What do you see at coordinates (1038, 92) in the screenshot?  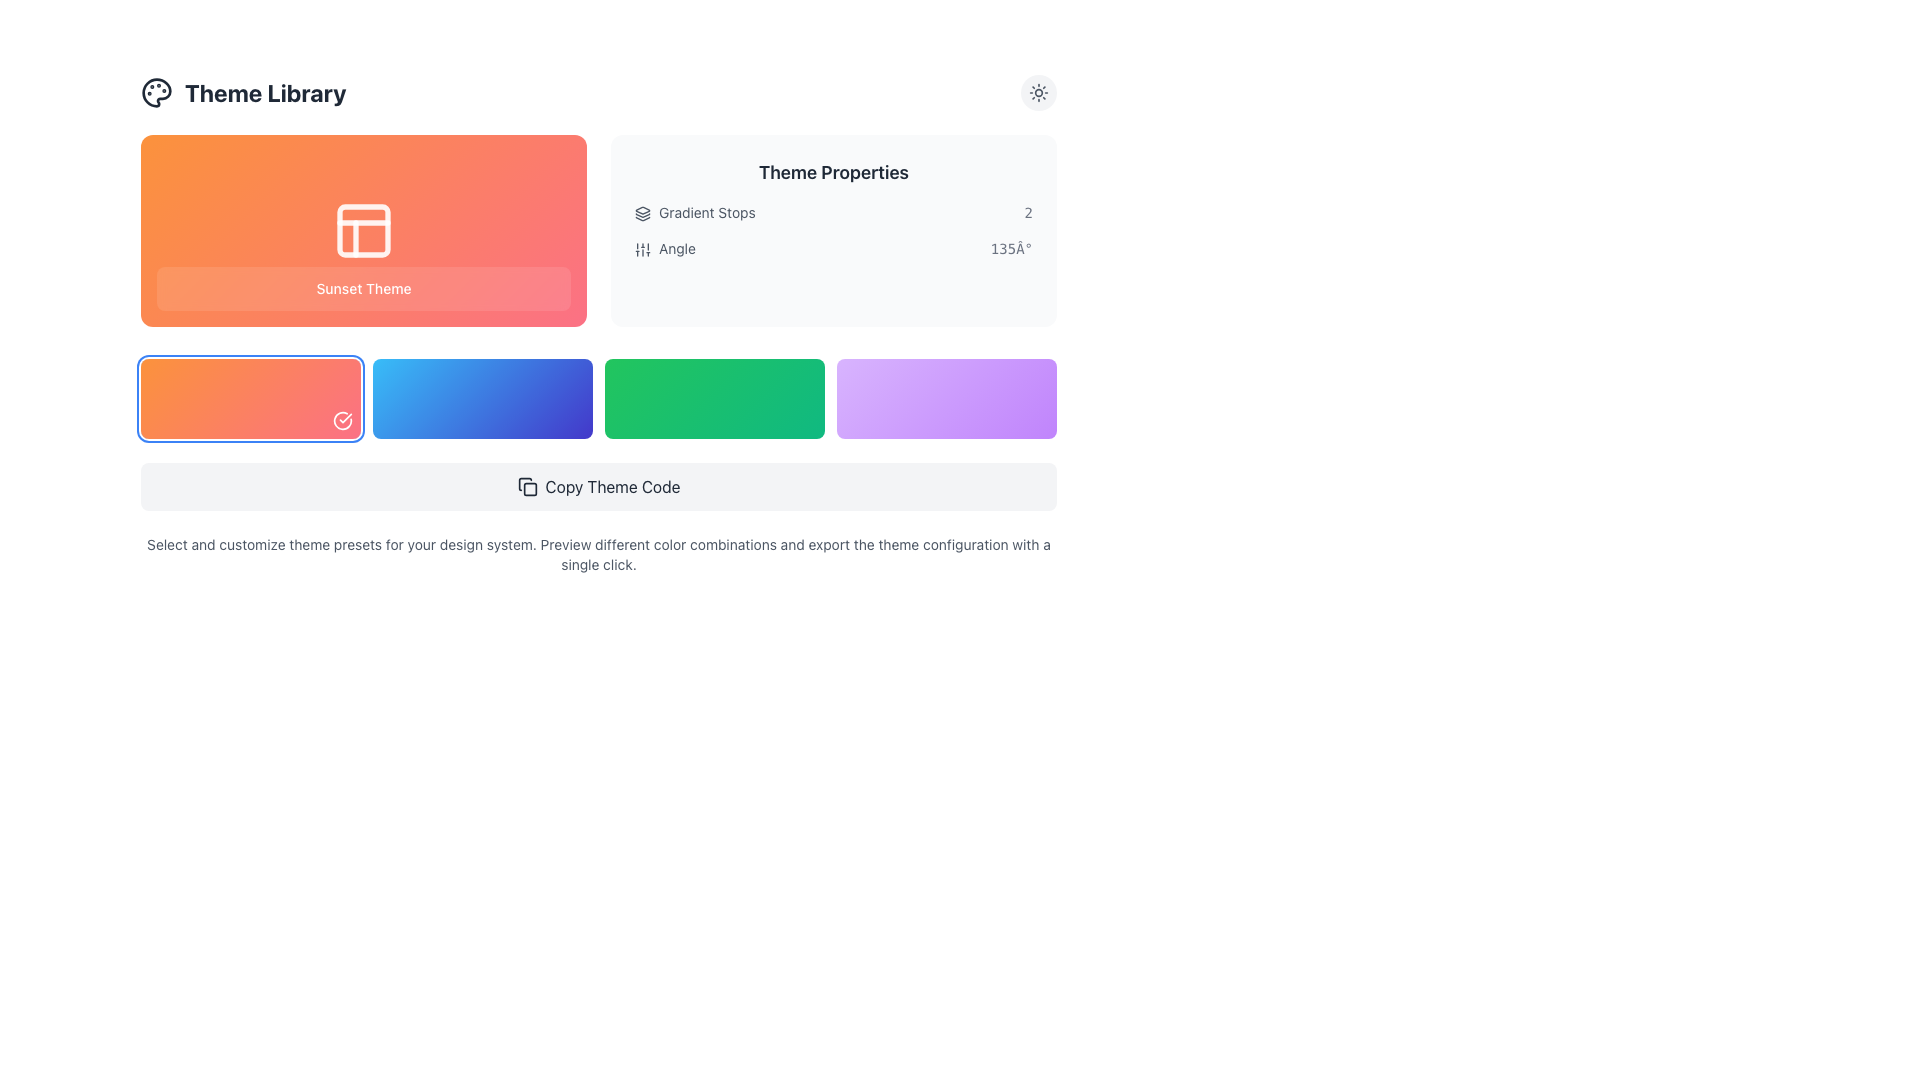 I see `the circular button with a light gray background and a sun icon inside, located at the top-right corner of the interface` at bounding box center [1038, 92].